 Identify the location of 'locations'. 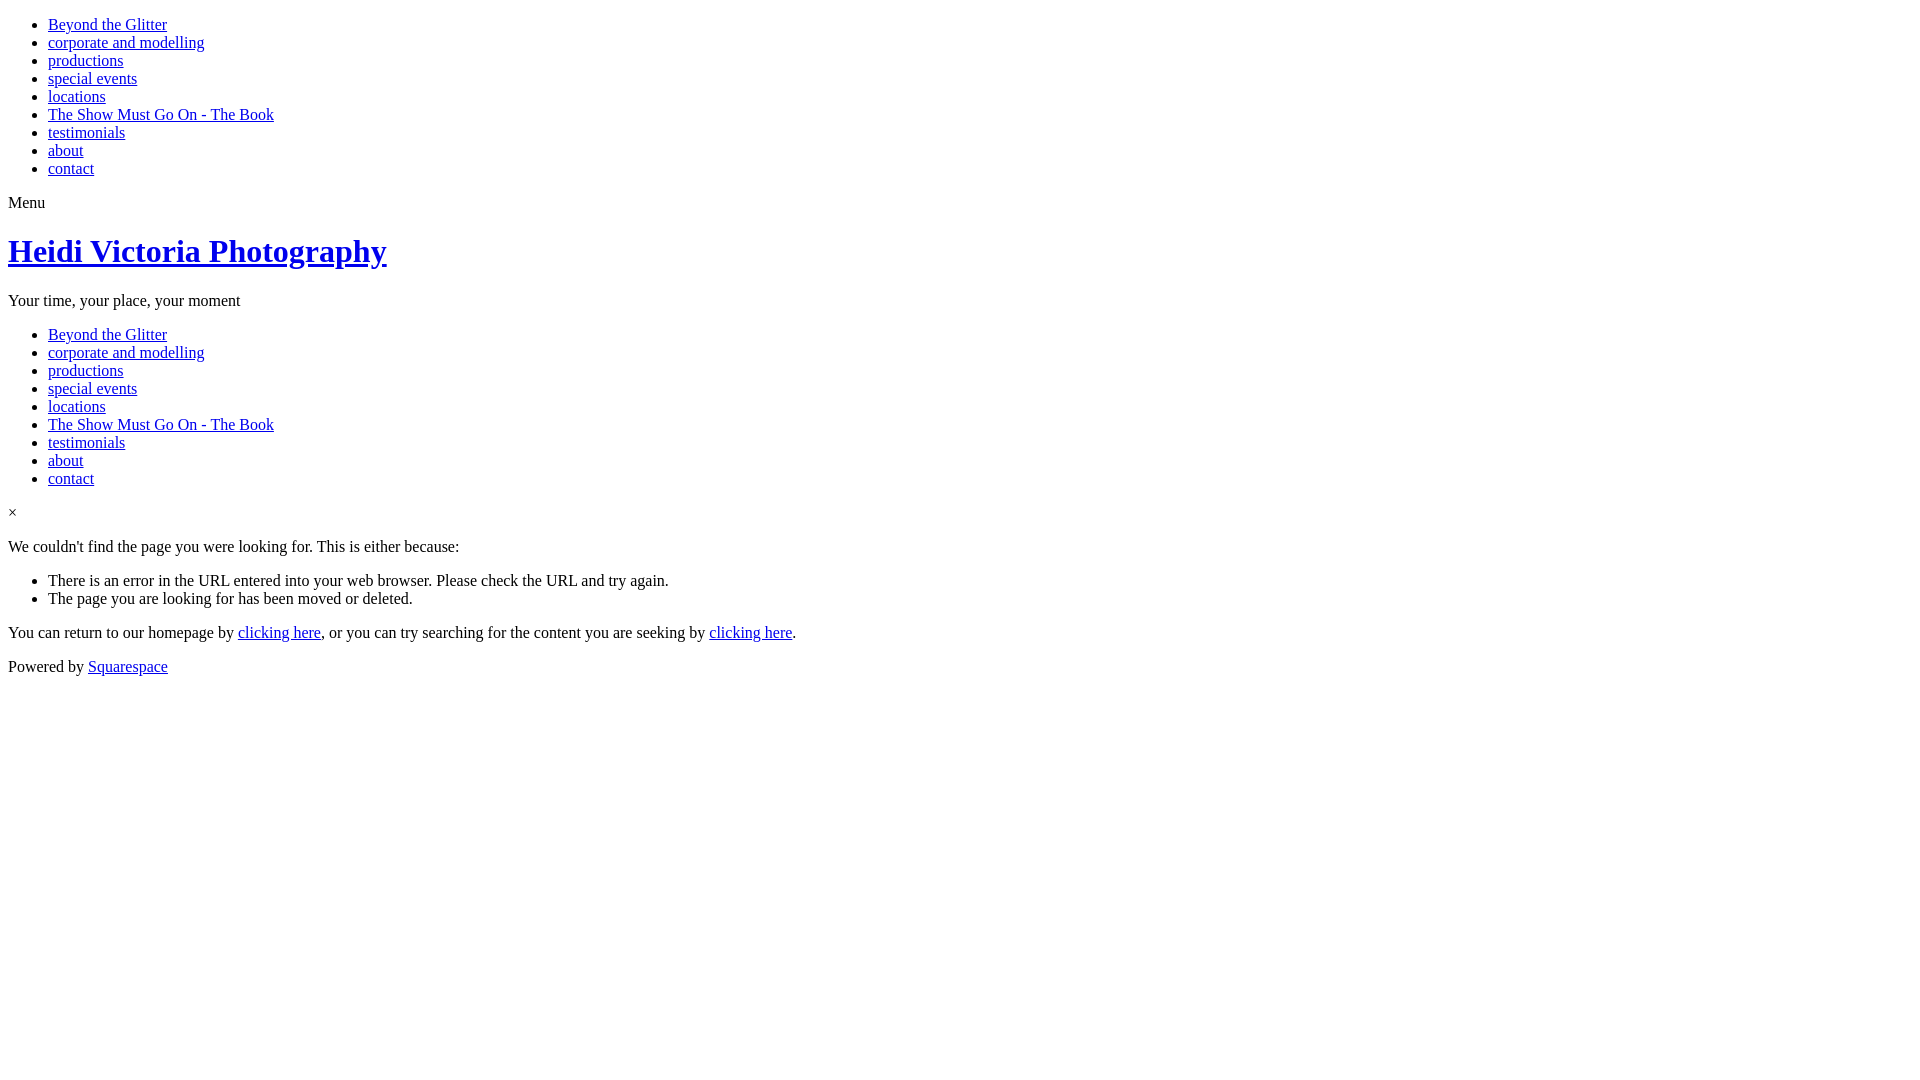
(48, 96).